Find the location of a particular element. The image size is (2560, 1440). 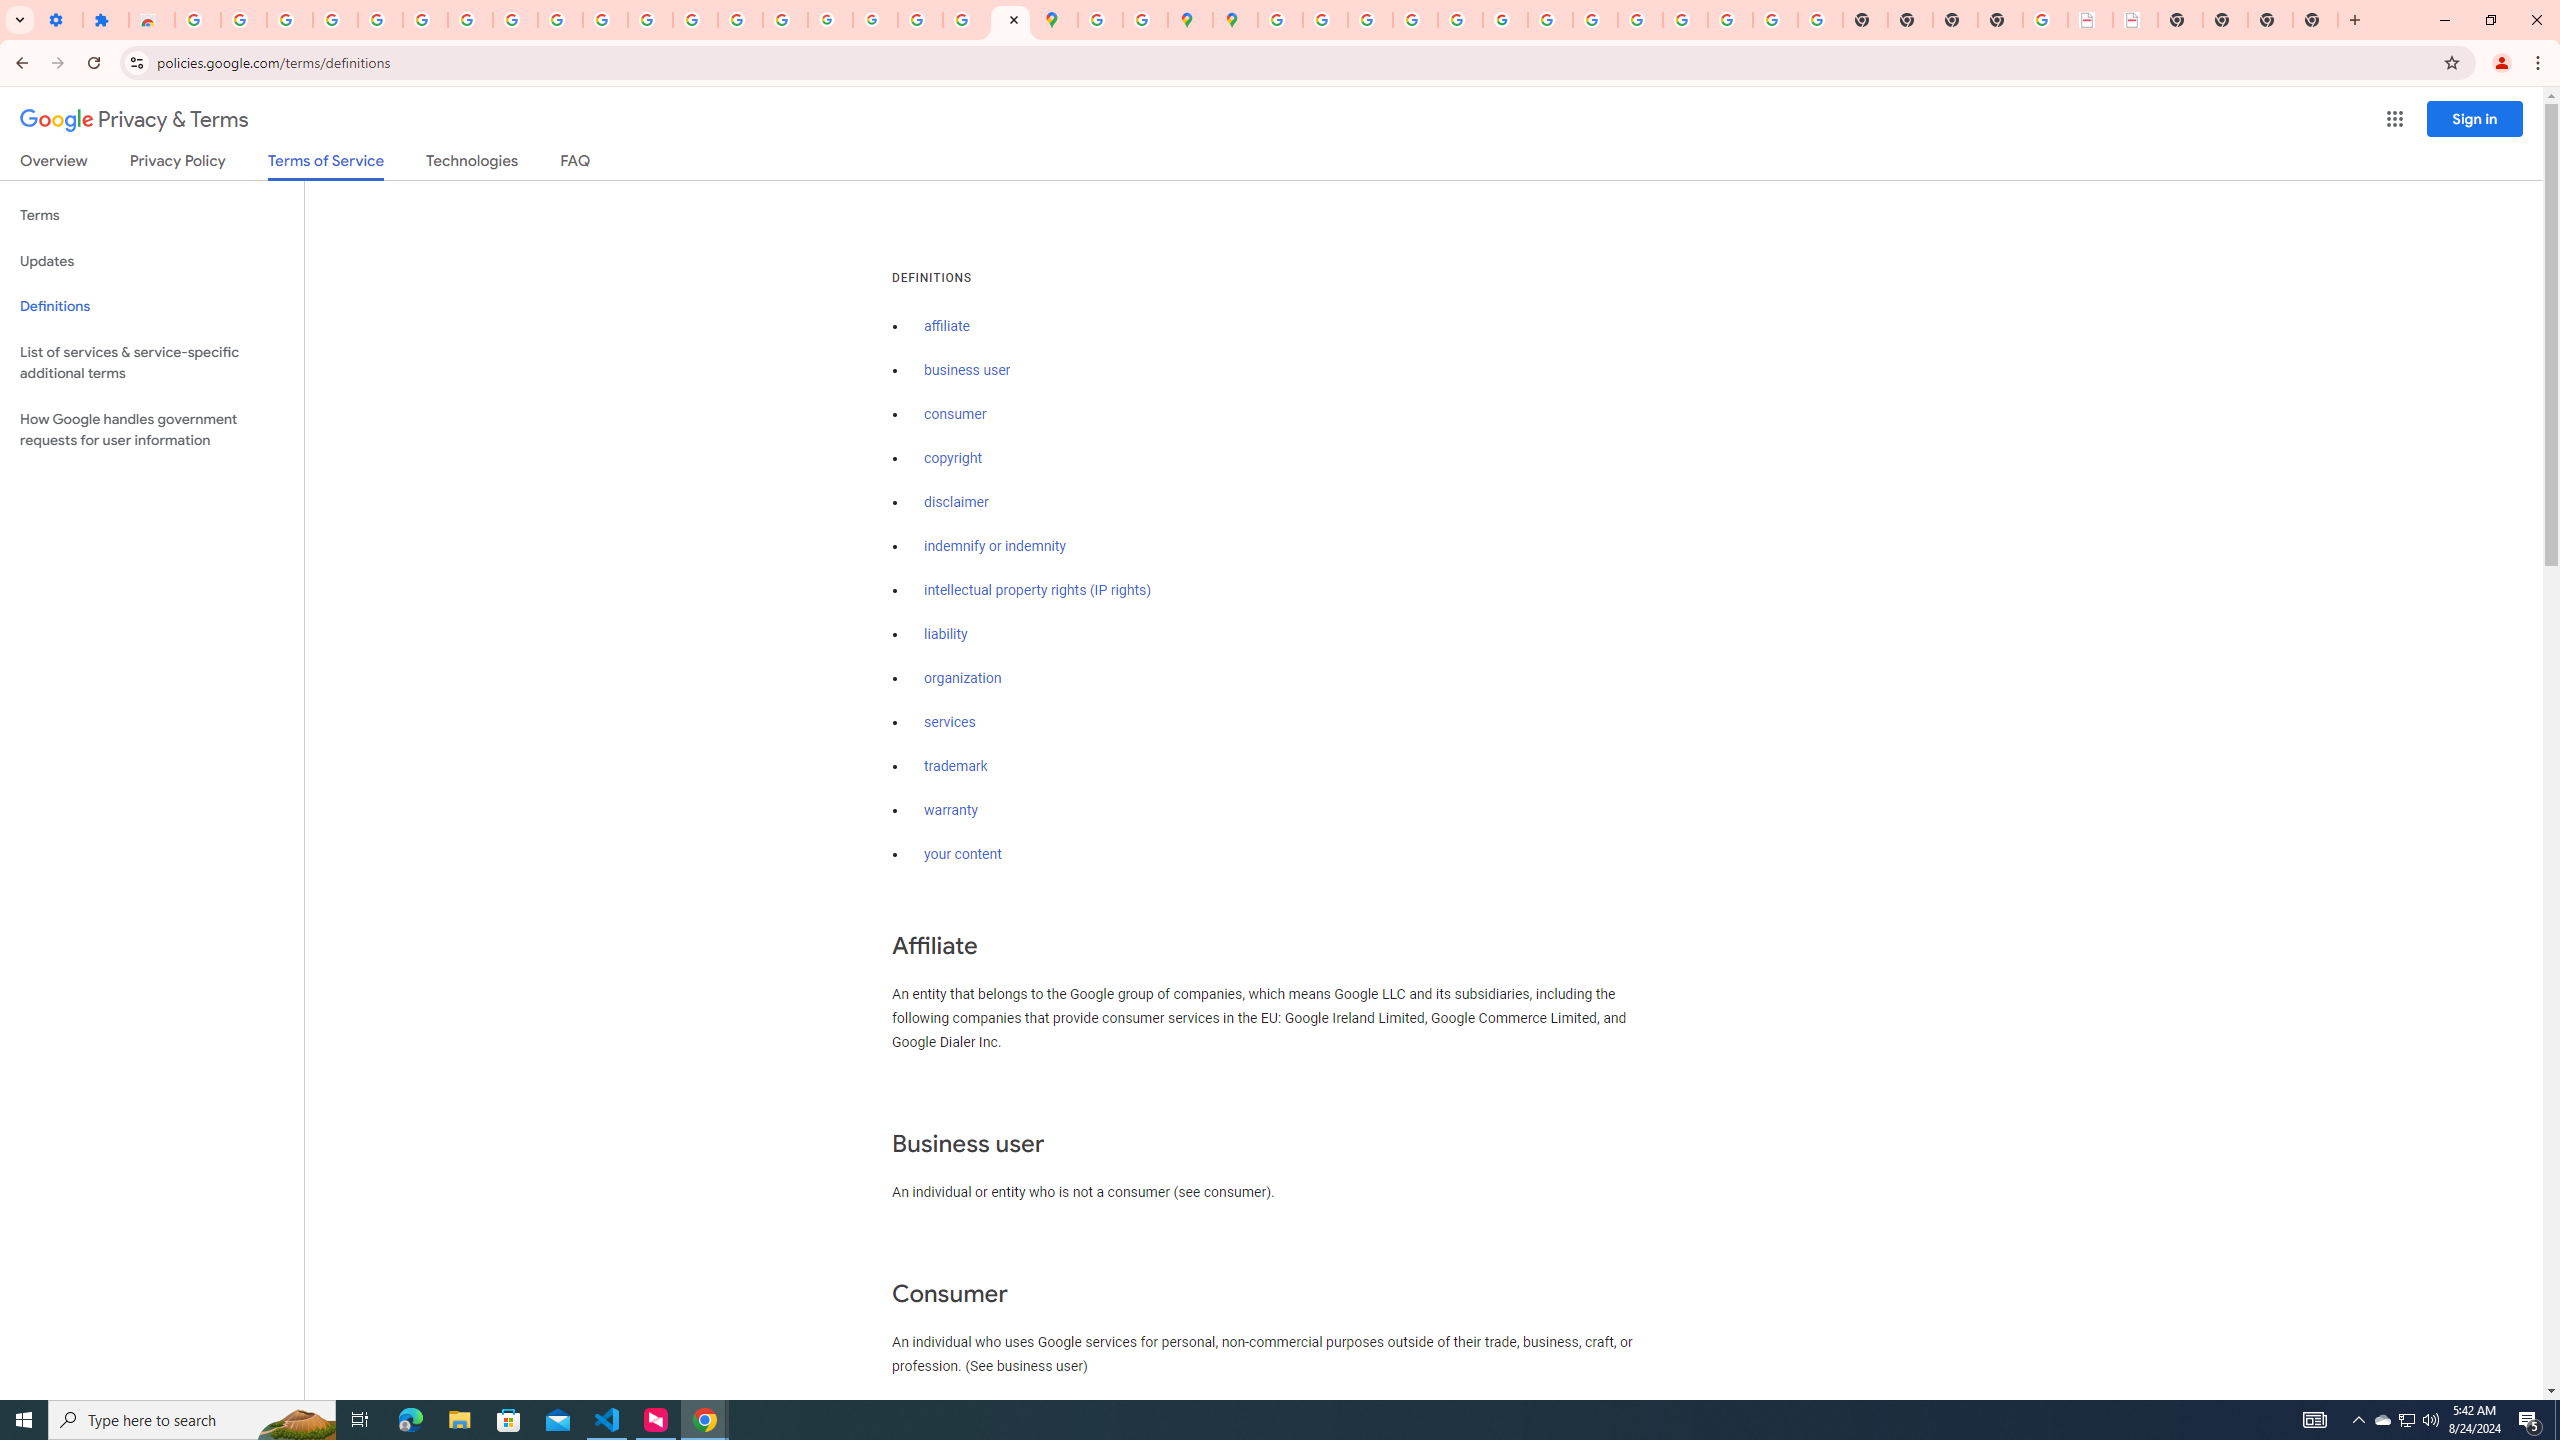

'business user' is located at coordinates (966, 369).